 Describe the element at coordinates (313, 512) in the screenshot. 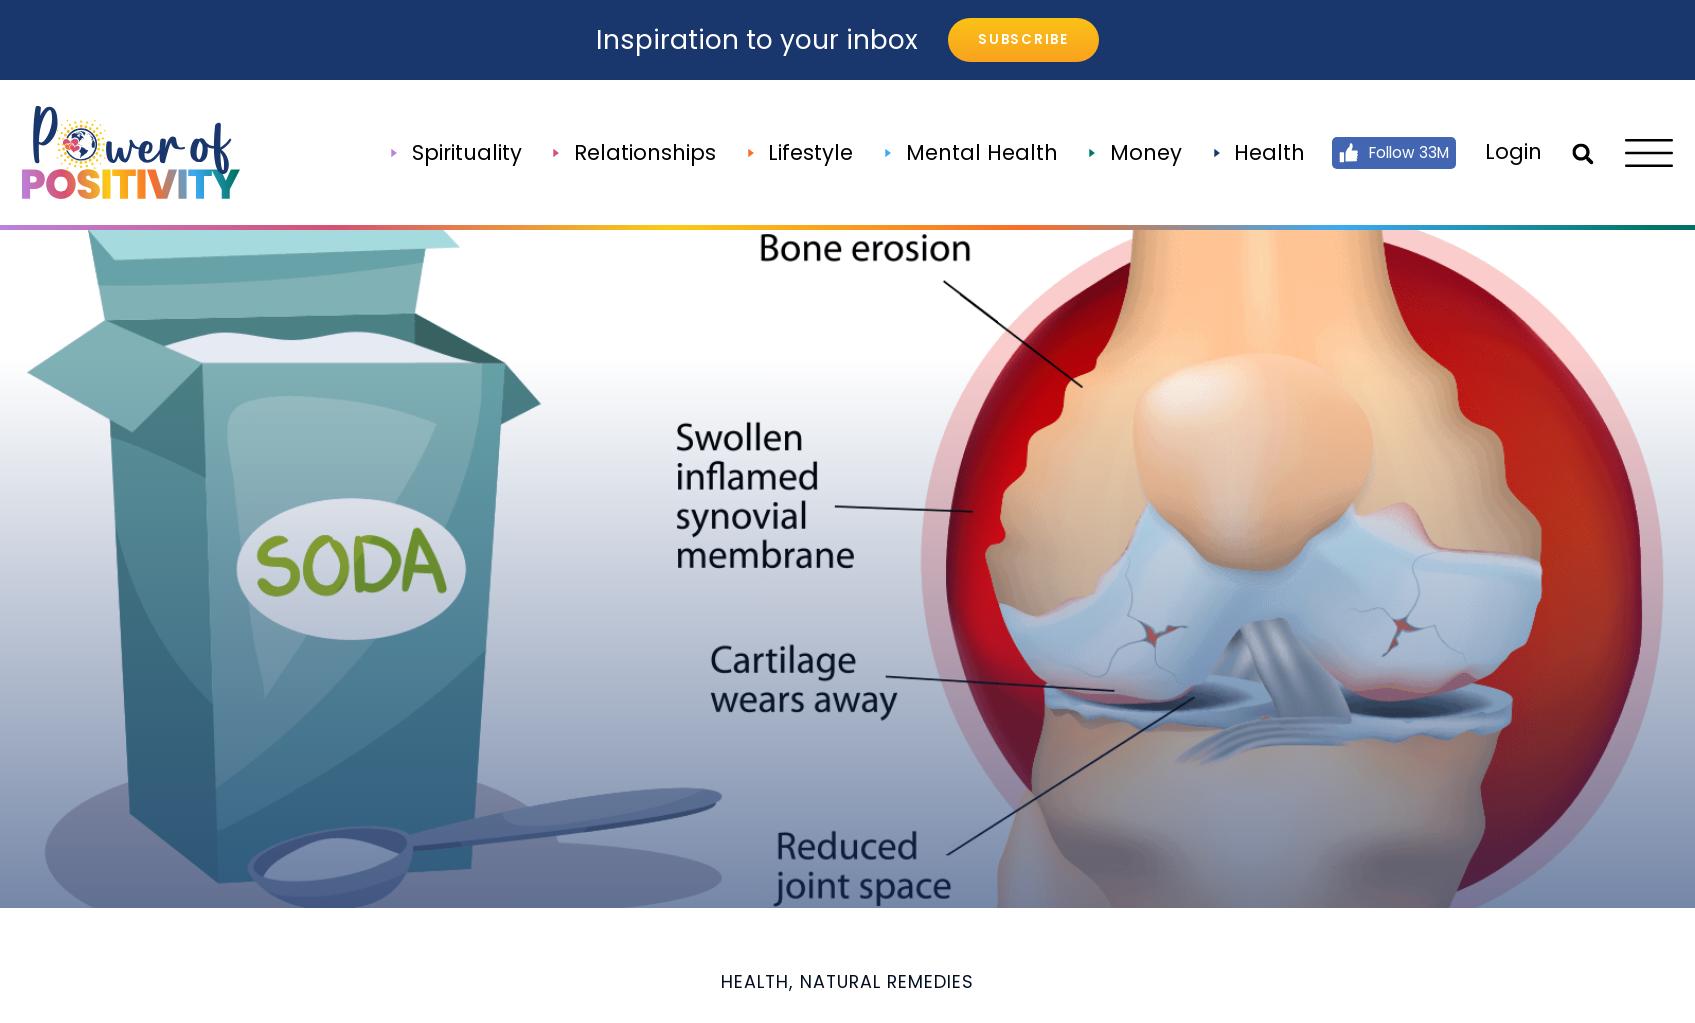

I see `'Sunshine Box Product'` at that location.